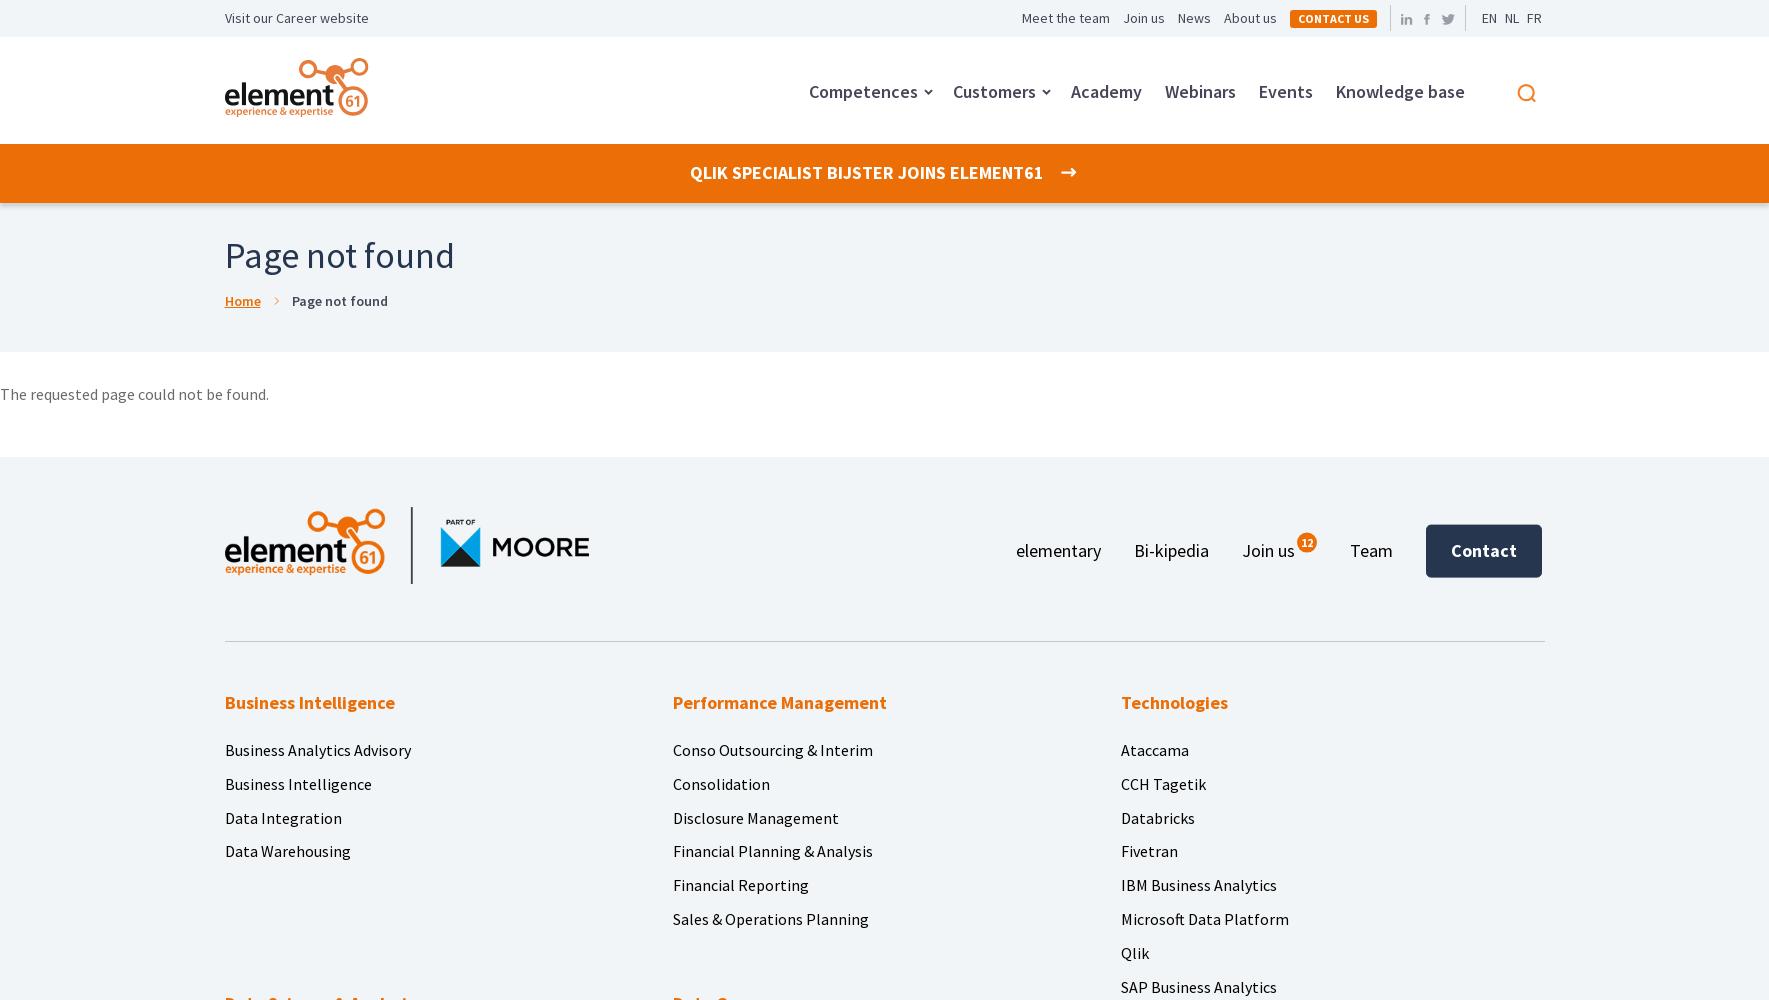 The width and height of the screenshot is (1769, 1000). Describe the element at coordinates (1121, 18) in the screenshot. I see `'Join us'` at that location.